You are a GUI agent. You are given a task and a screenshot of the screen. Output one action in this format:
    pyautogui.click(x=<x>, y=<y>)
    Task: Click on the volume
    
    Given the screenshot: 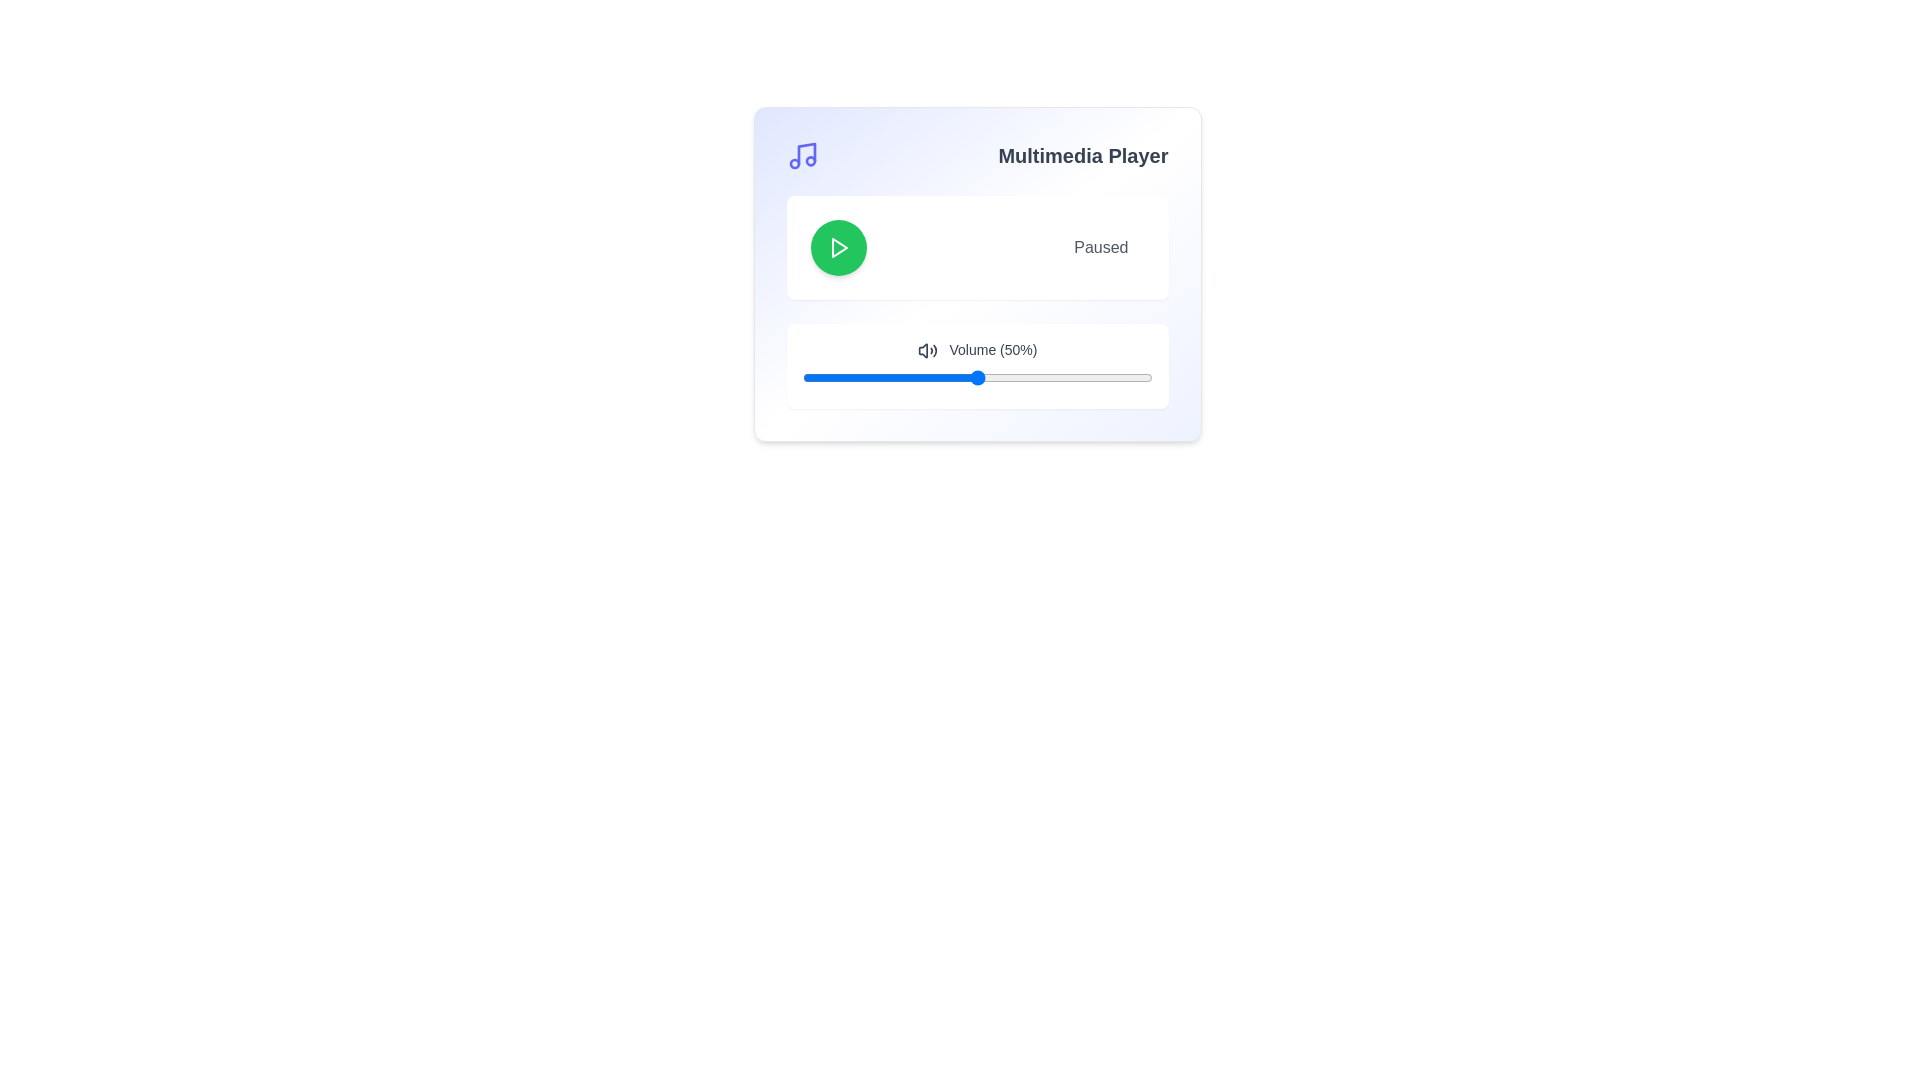 What is the action you would take?
    pyautogui.click(x=991, y=378)
    